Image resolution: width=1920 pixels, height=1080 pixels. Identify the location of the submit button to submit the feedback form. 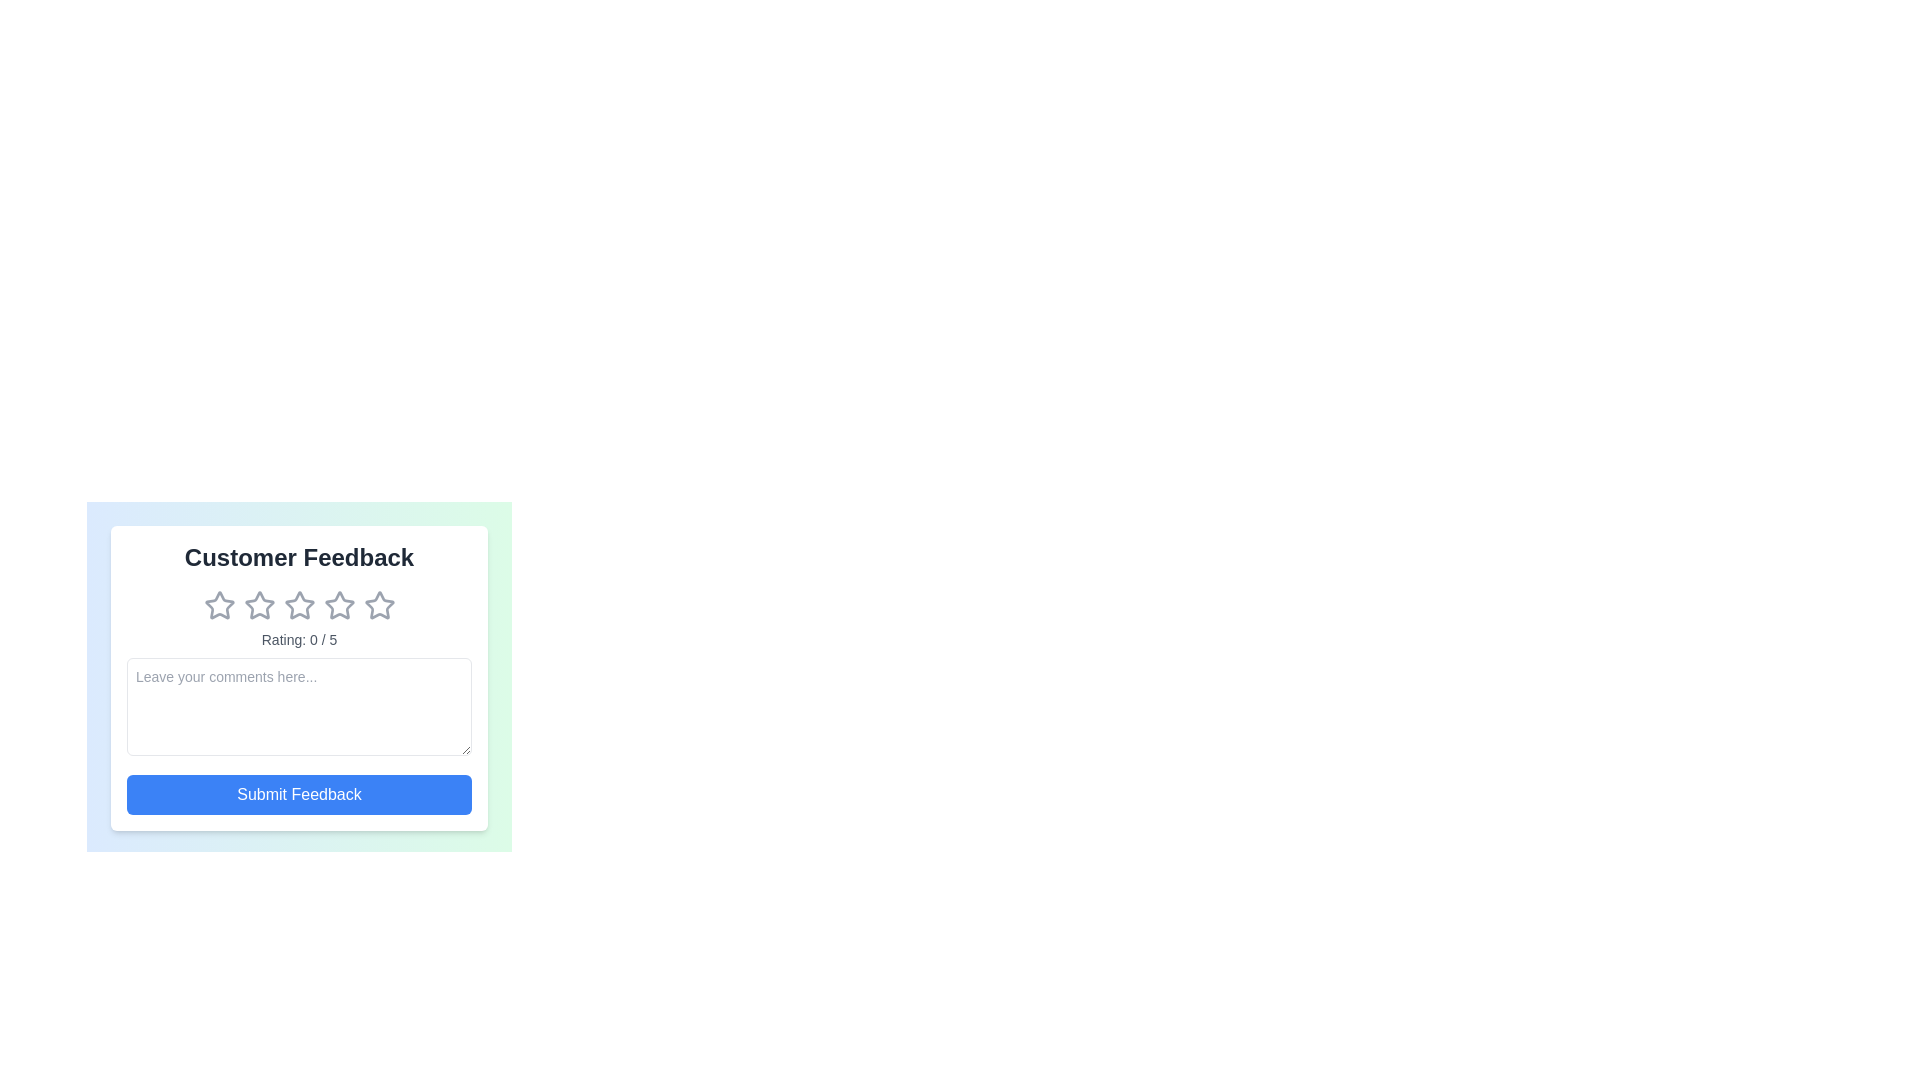
(298, 793).